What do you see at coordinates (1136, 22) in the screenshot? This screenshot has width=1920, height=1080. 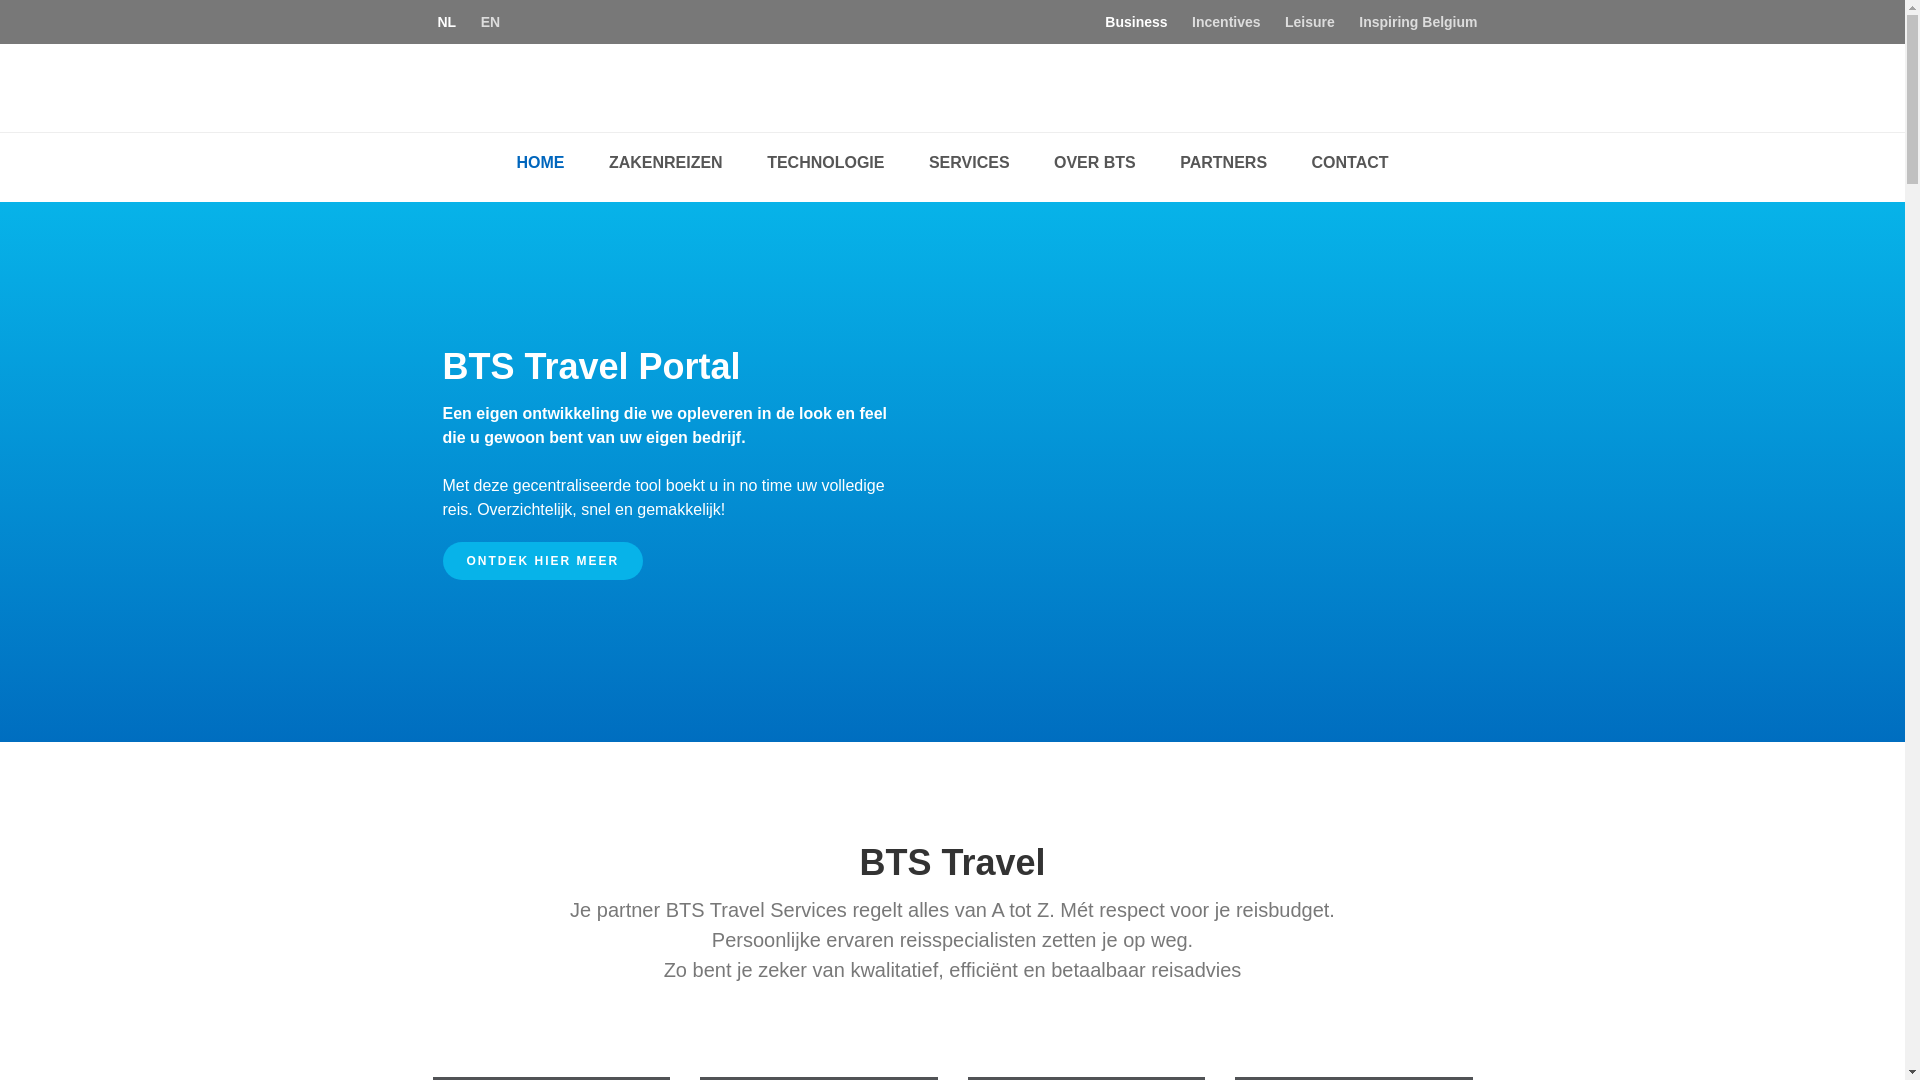 I see `'Business'` at bounding box center [1136, 22].